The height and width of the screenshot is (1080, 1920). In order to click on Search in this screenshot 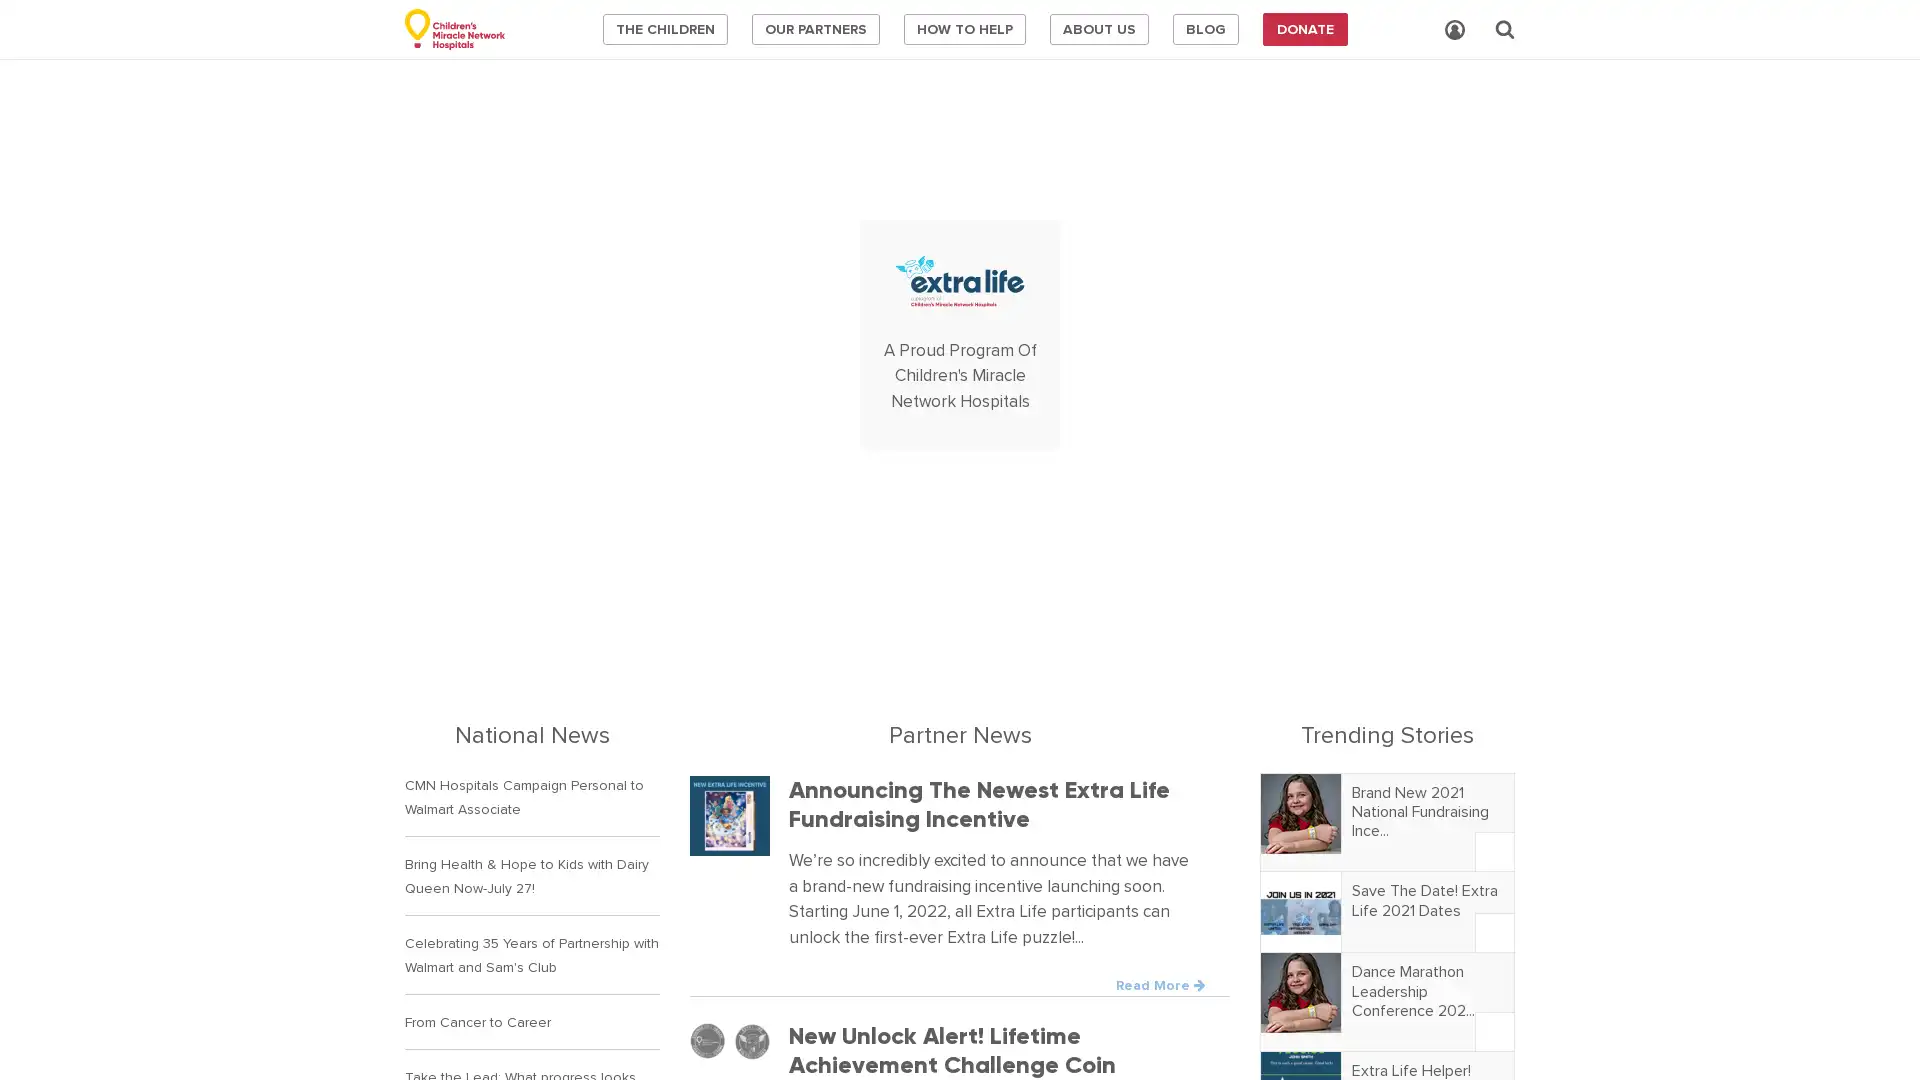, I will do `click(1505, 29)`.